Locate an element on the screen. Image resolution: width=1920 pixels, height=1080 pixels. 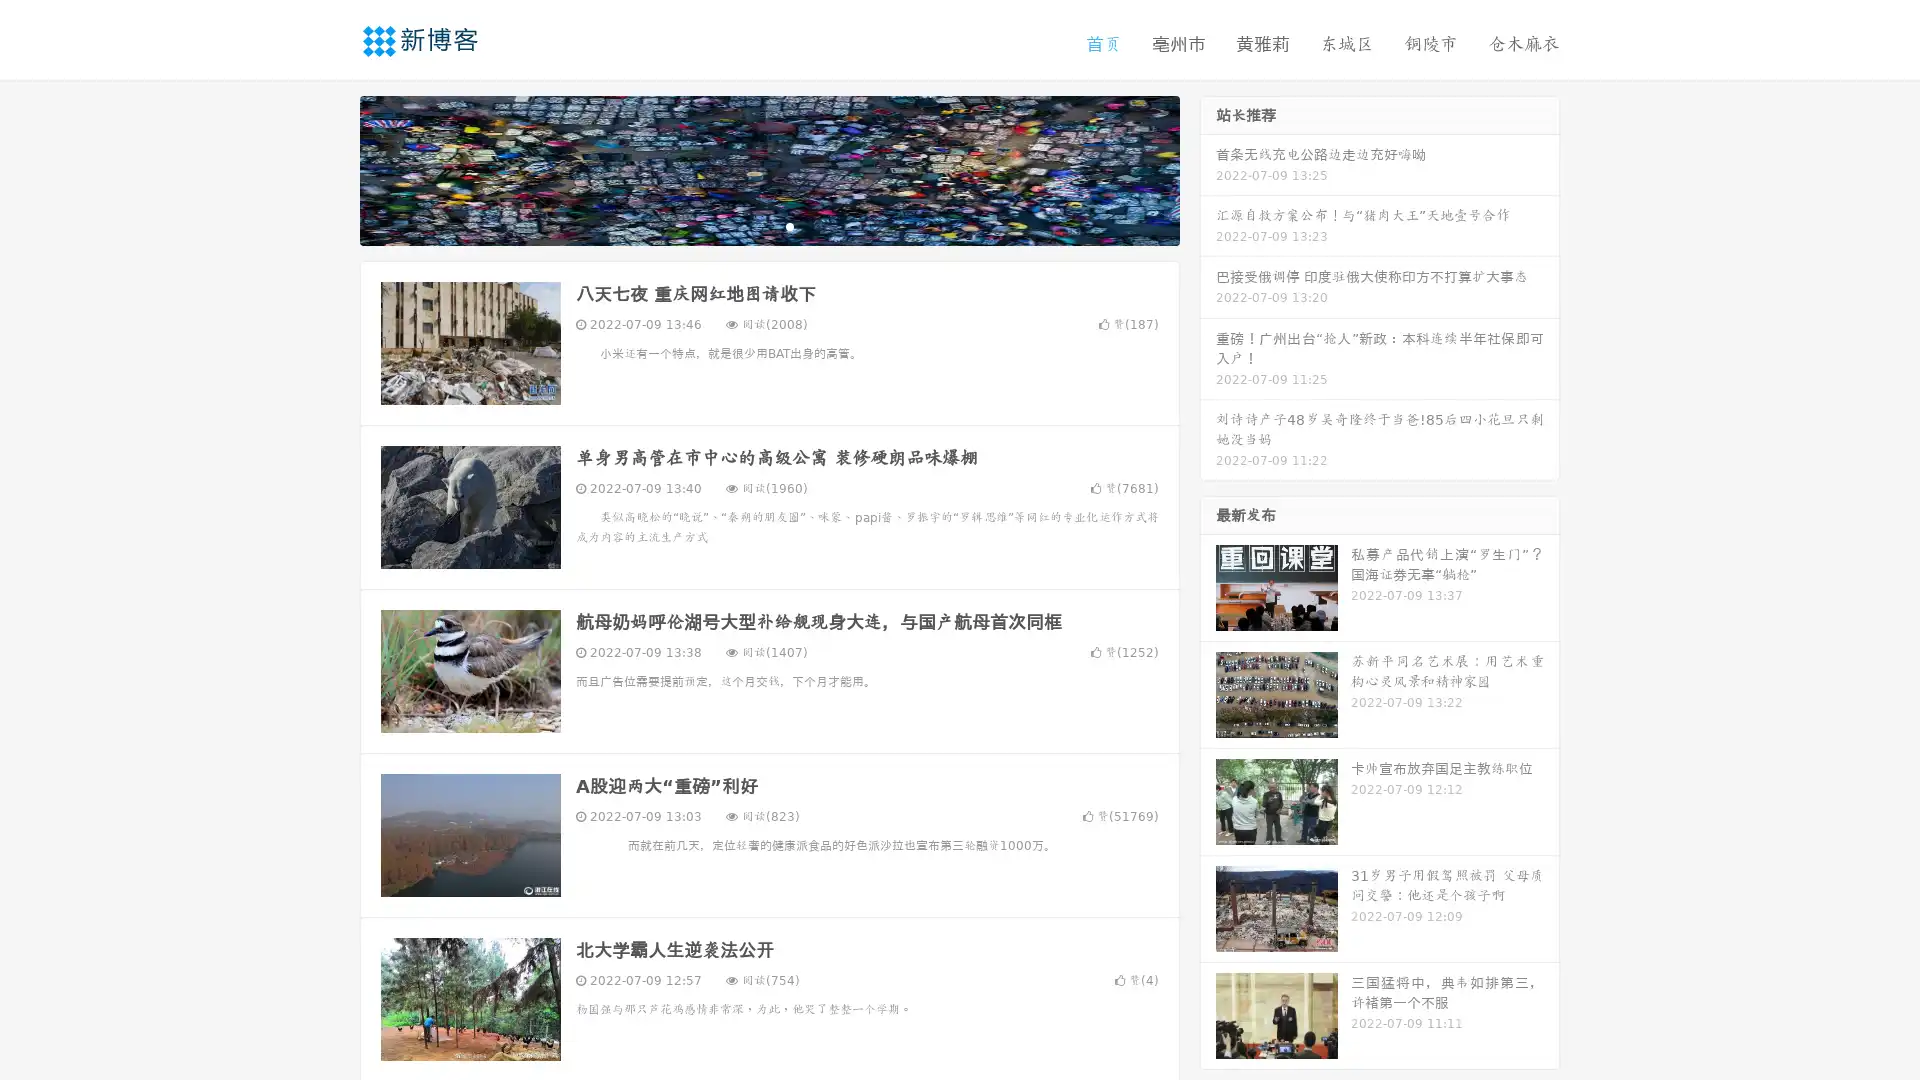
Go to slide 1 is located at coordinates (748, 225).